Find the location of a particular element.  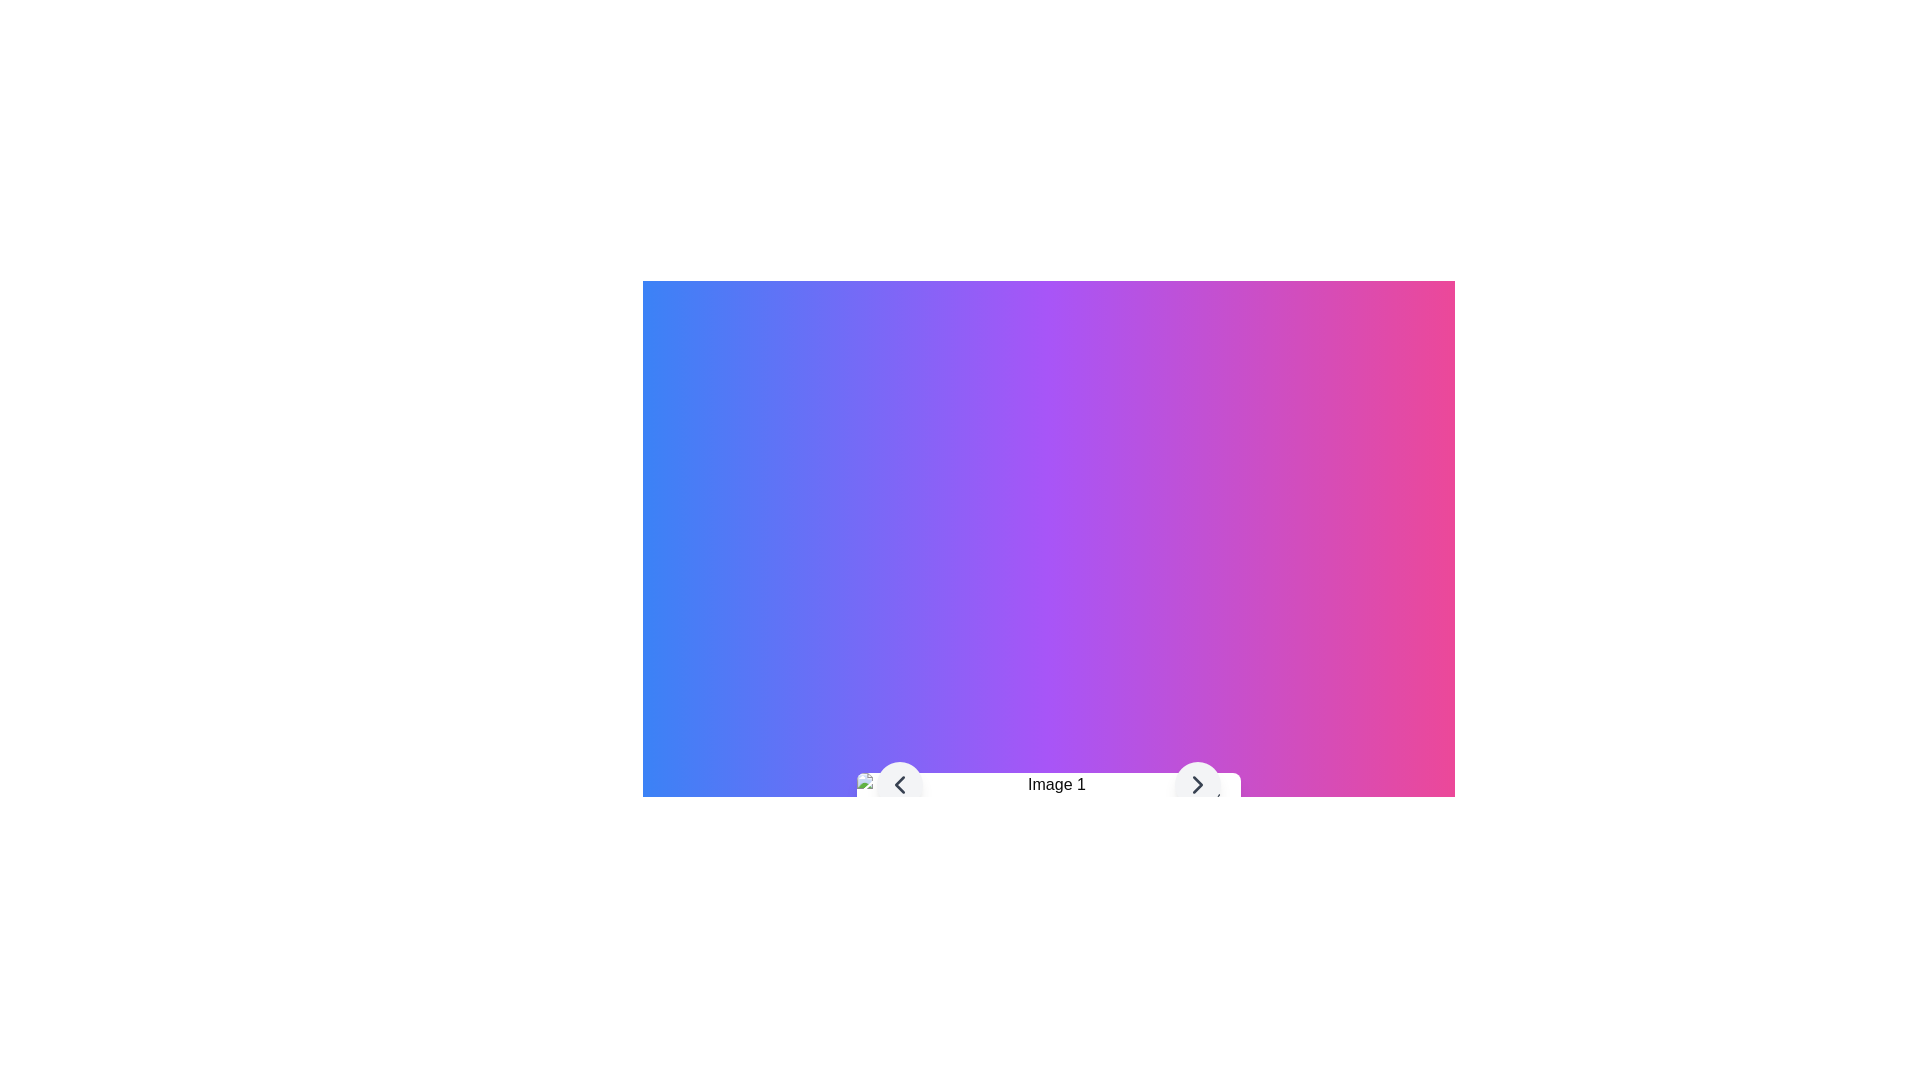

the navigational button located on the left side of the group is located at coordinates (899, 784).